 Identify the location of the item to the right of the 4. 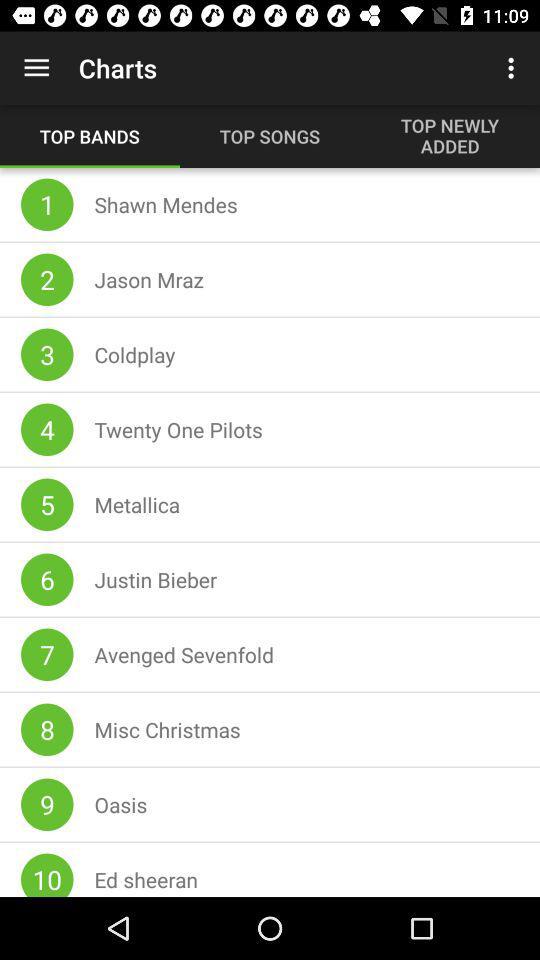
(178, 429).